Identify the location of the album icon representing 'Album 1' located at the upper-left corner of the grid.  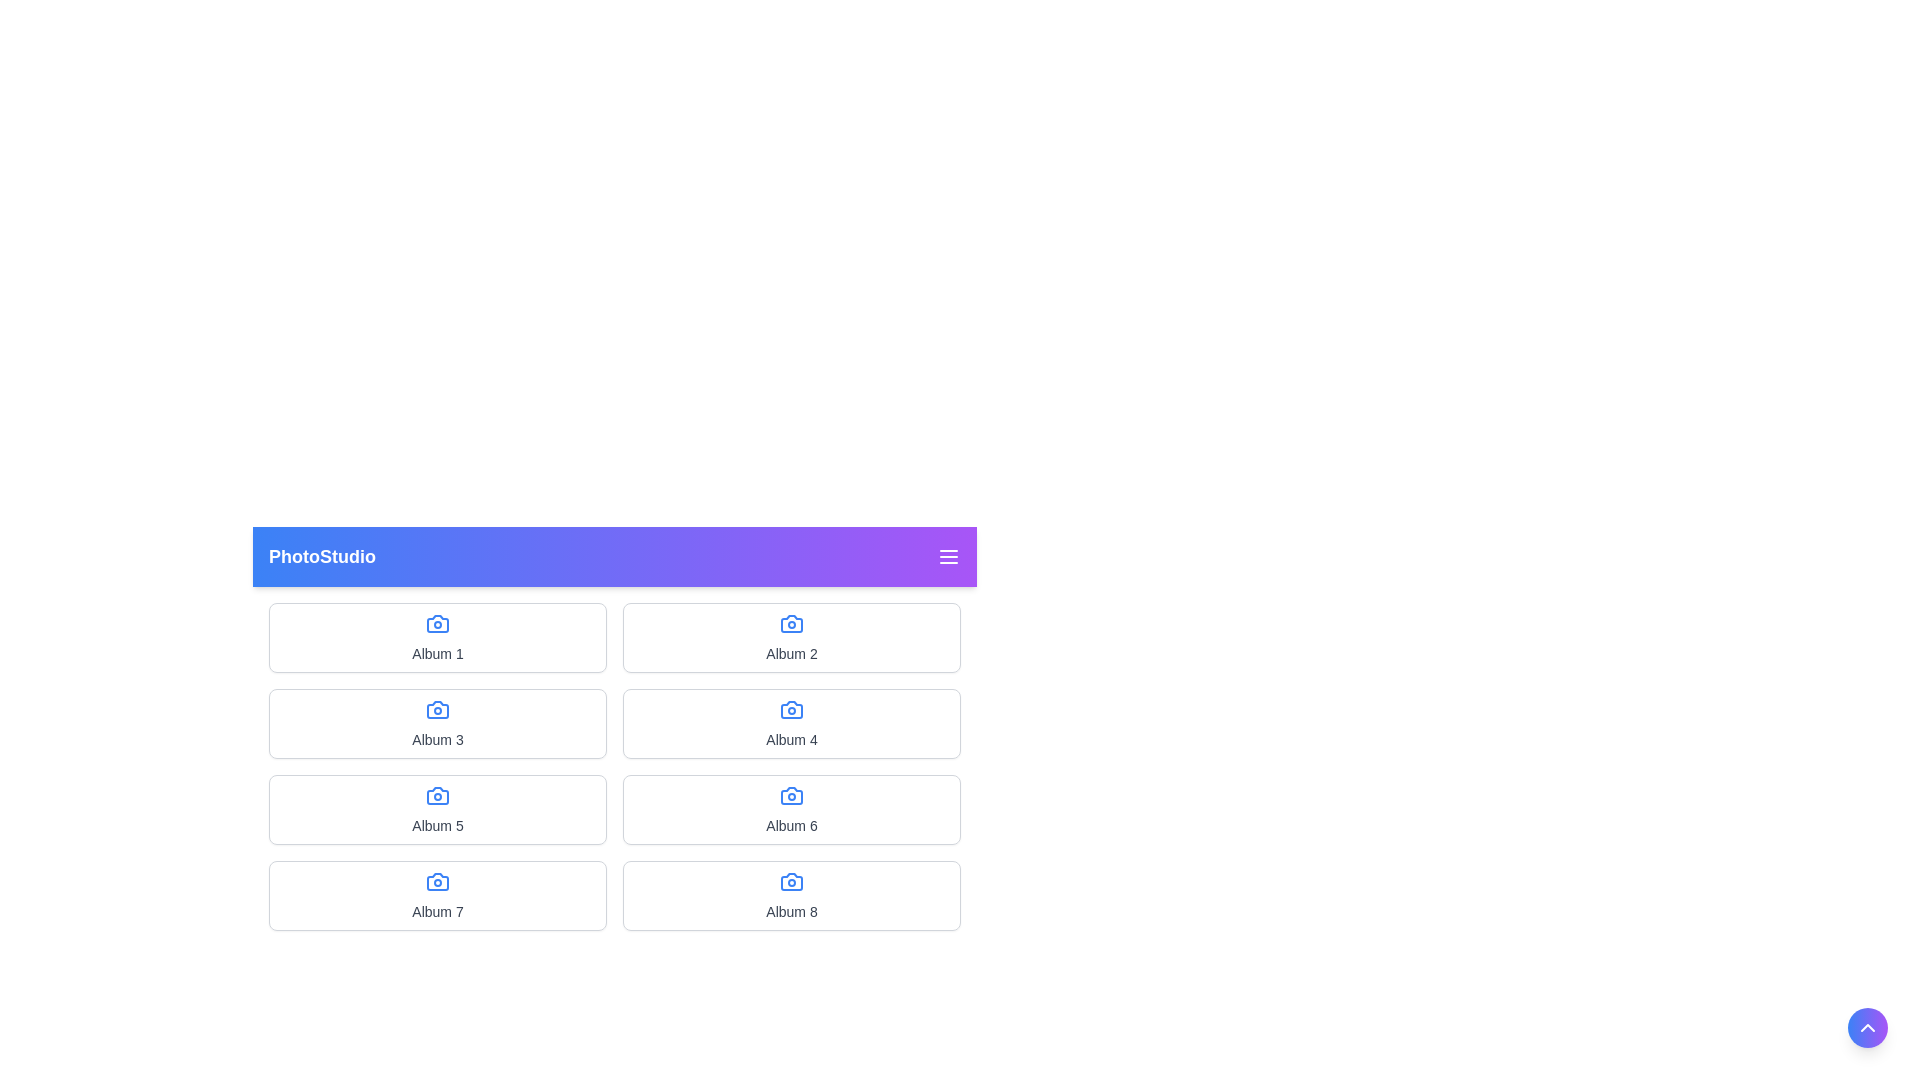
(436, 623).